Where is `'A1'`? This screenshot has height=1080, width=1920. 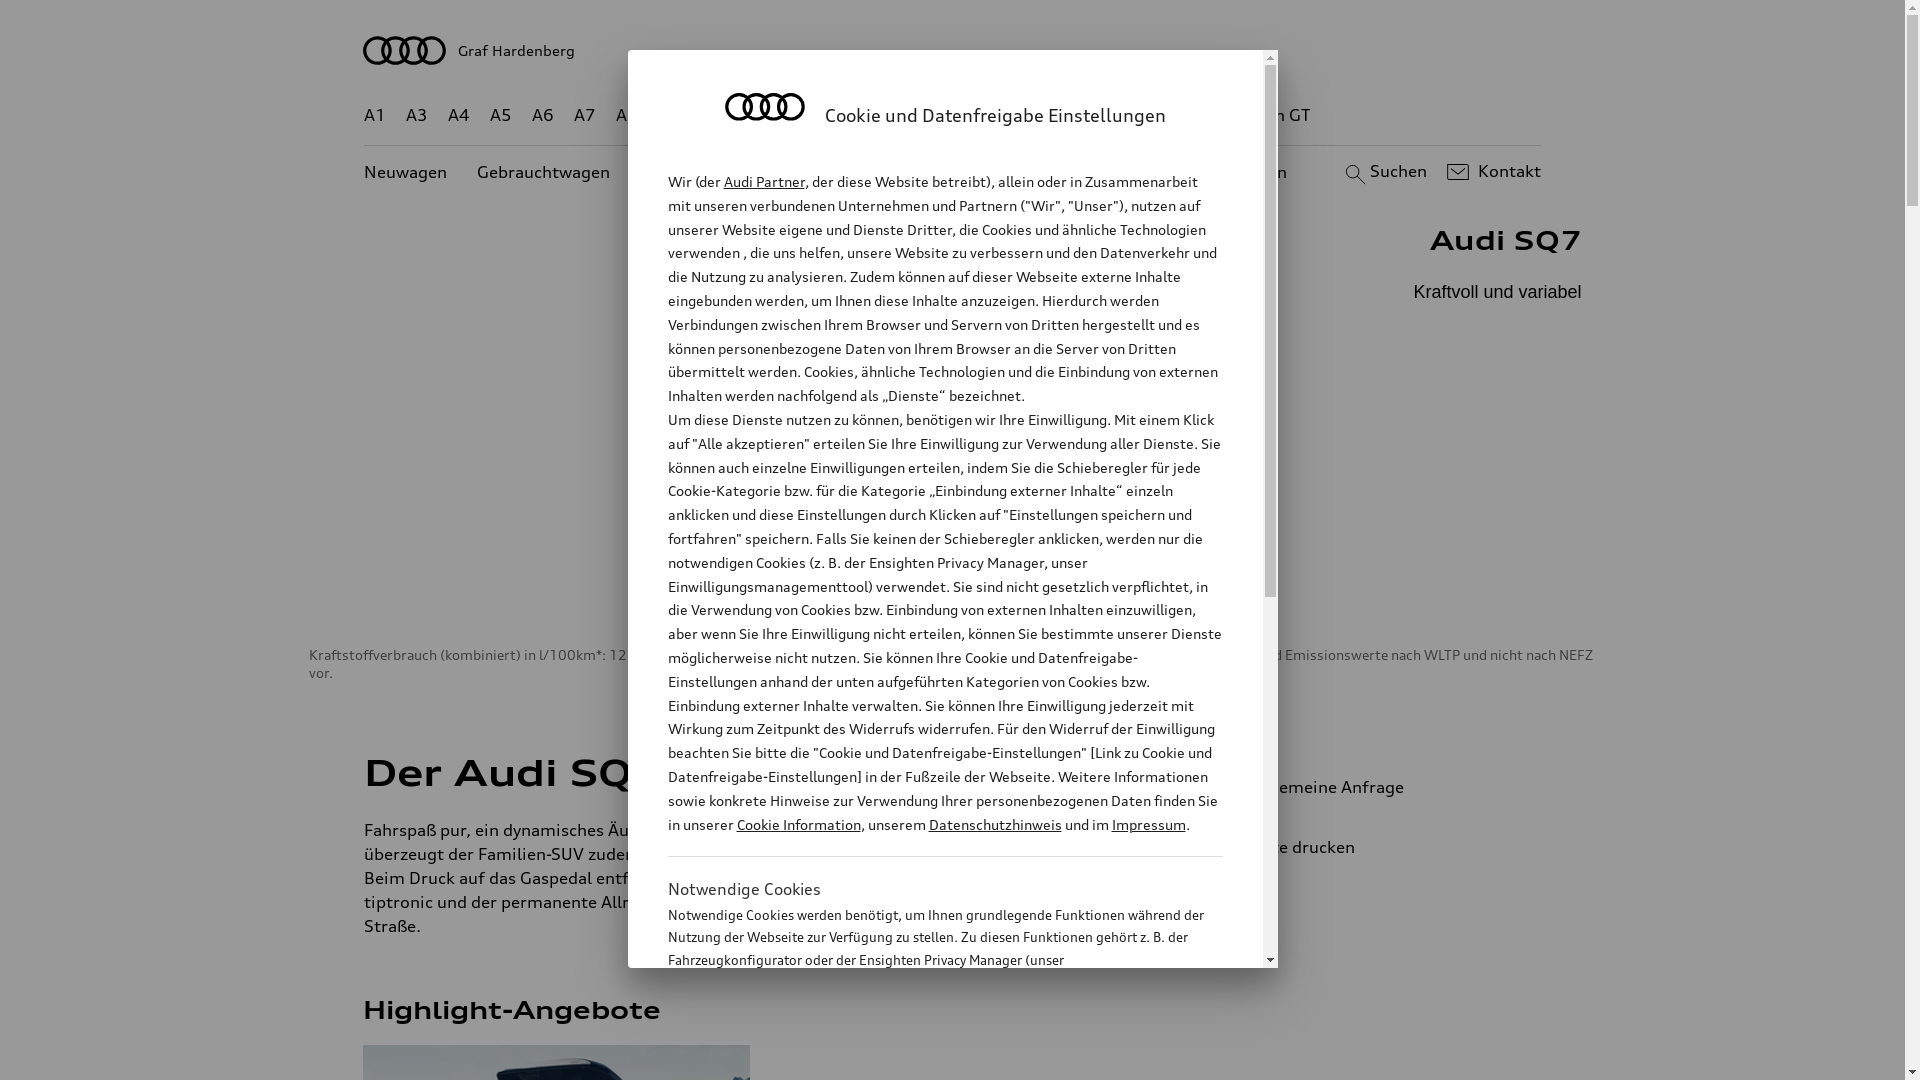
'A1' is located at coordinates (374, 115).